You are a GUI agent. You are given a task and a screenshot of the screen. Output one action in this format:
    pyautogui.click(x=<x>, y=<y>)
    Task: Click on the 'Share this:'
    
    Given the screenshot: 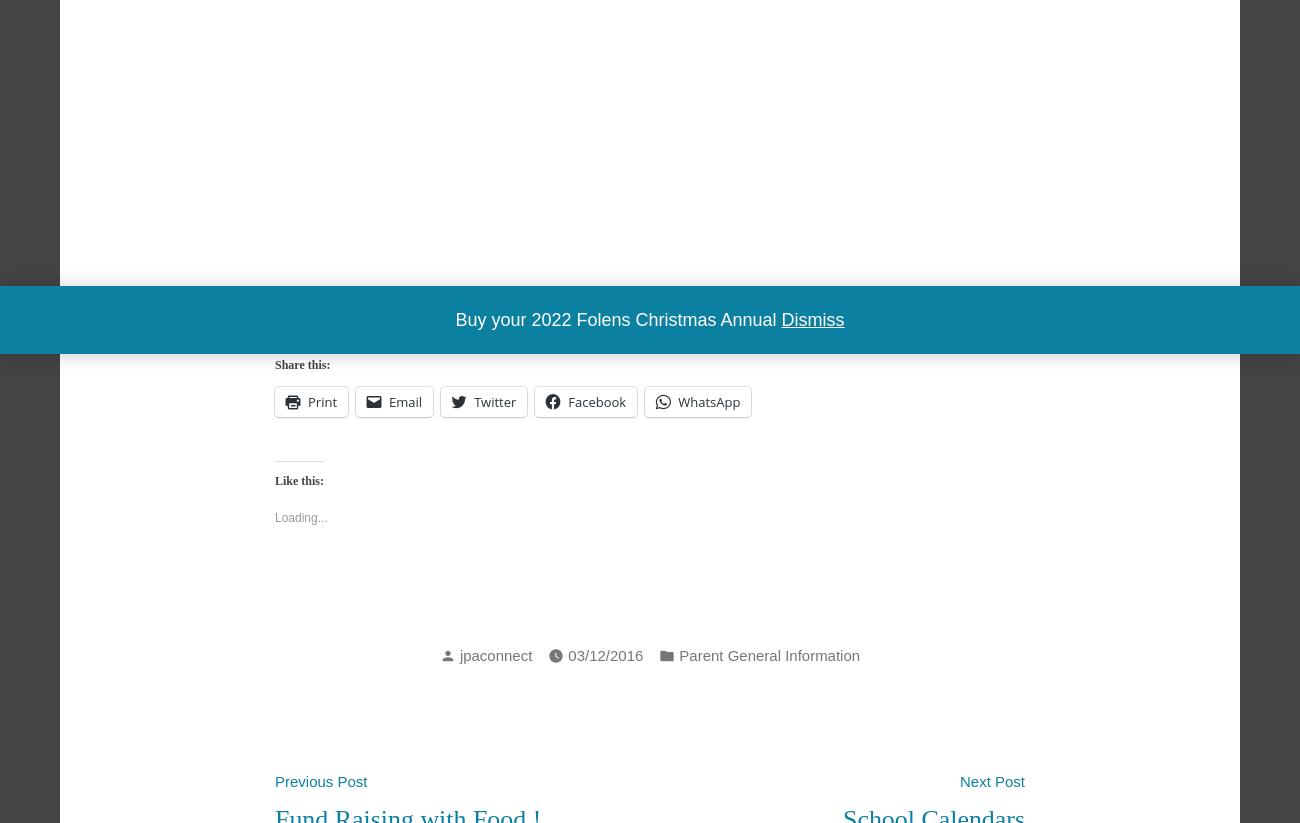 What is the action you would take?
    pyautogui.click(x=302, y=365)
    